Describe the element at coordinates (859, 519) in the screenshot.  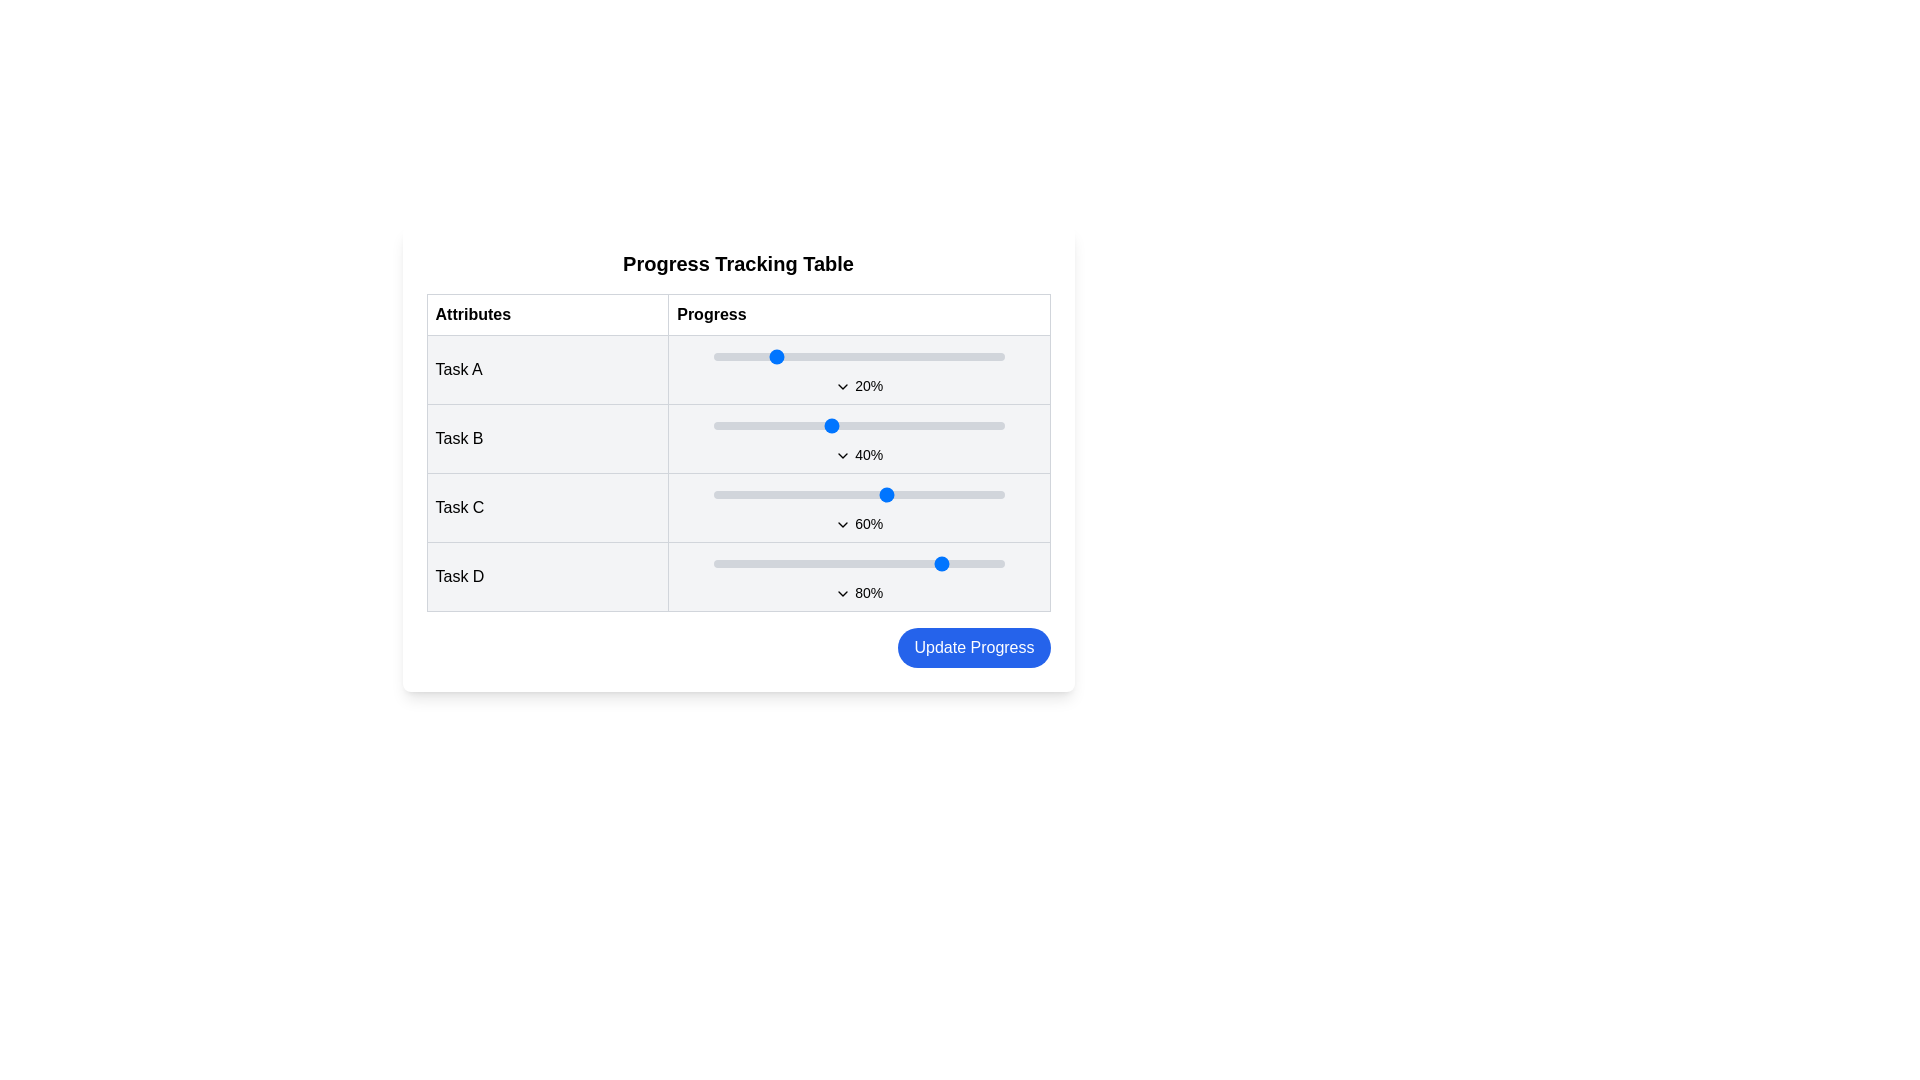
I see `the Text Label displaying the current progress percentage in the third row of the progress tracking table, located in the 'Progress' column` at that location.